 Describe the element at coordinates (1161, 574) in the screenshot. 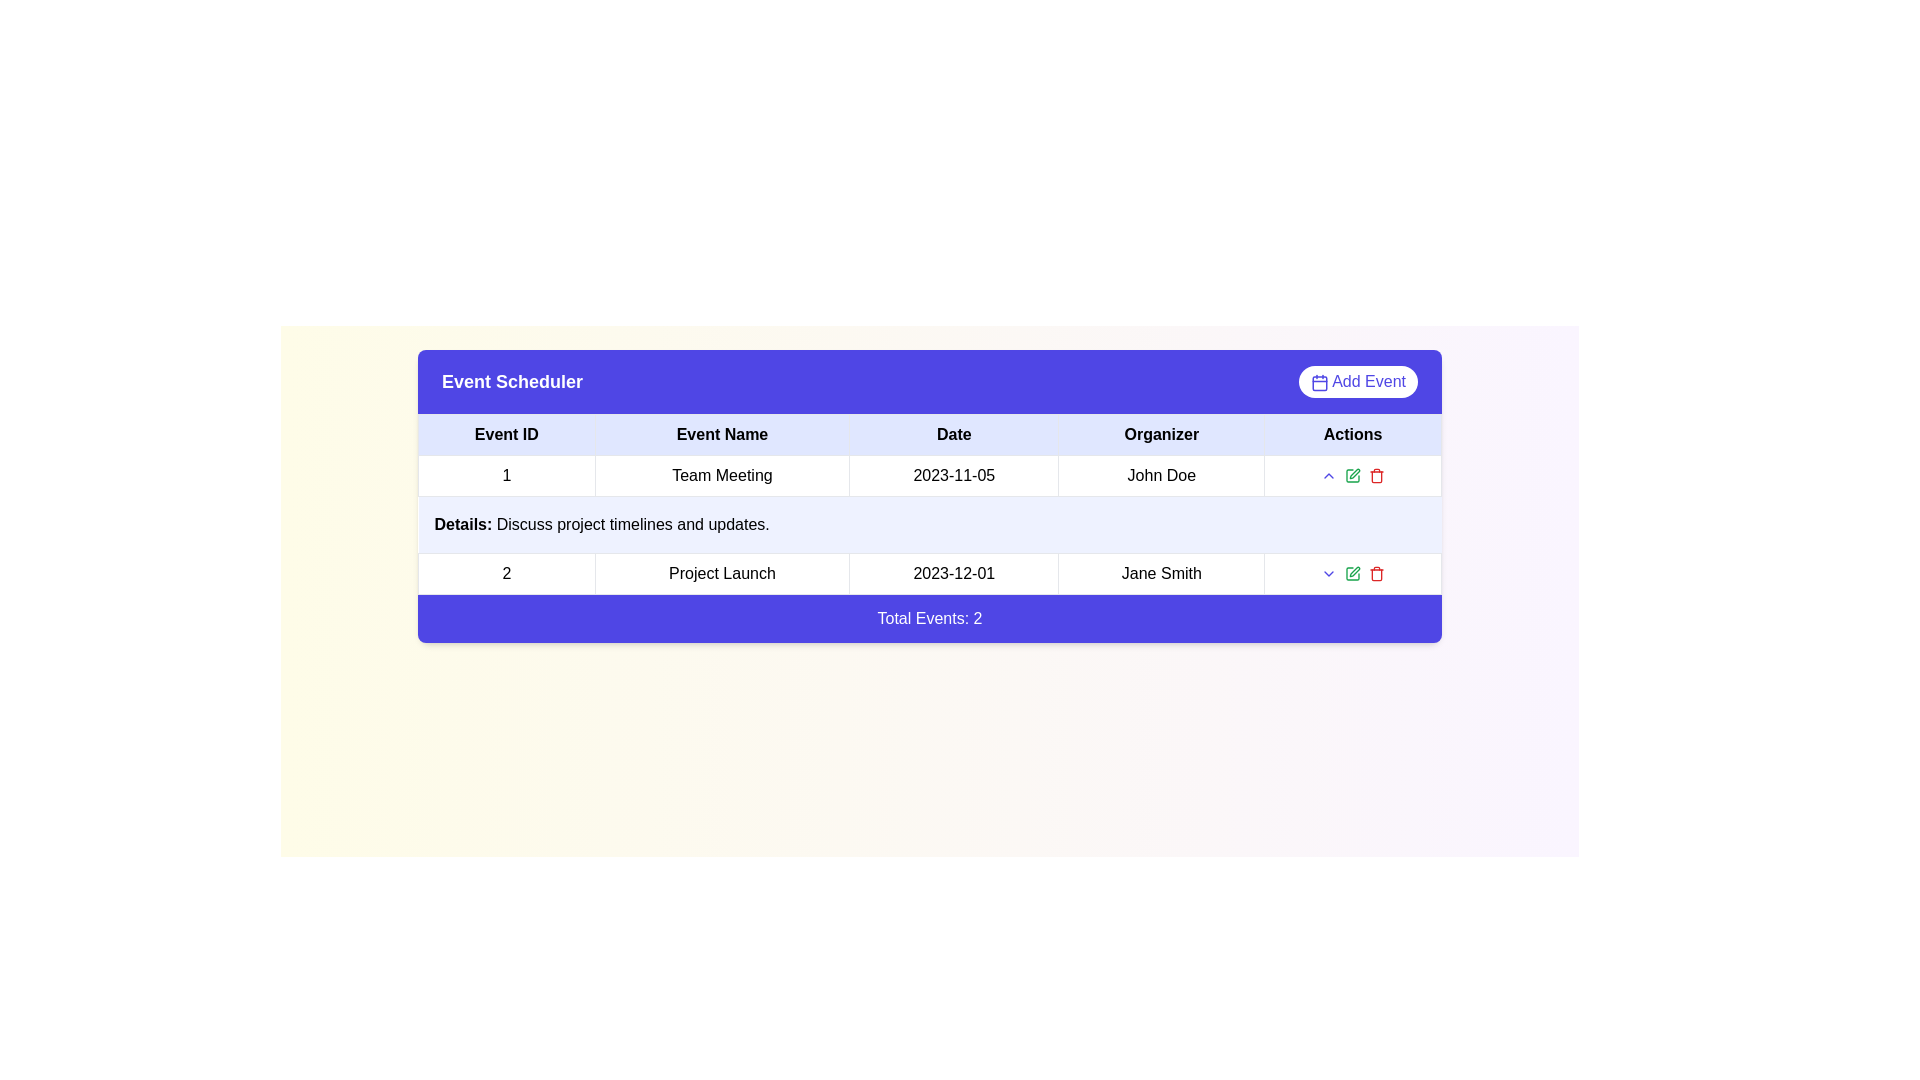

I see `text displayed in the bold 'Jane Smith' label located in the Organizer column of the Event Scheduler table` at that location.